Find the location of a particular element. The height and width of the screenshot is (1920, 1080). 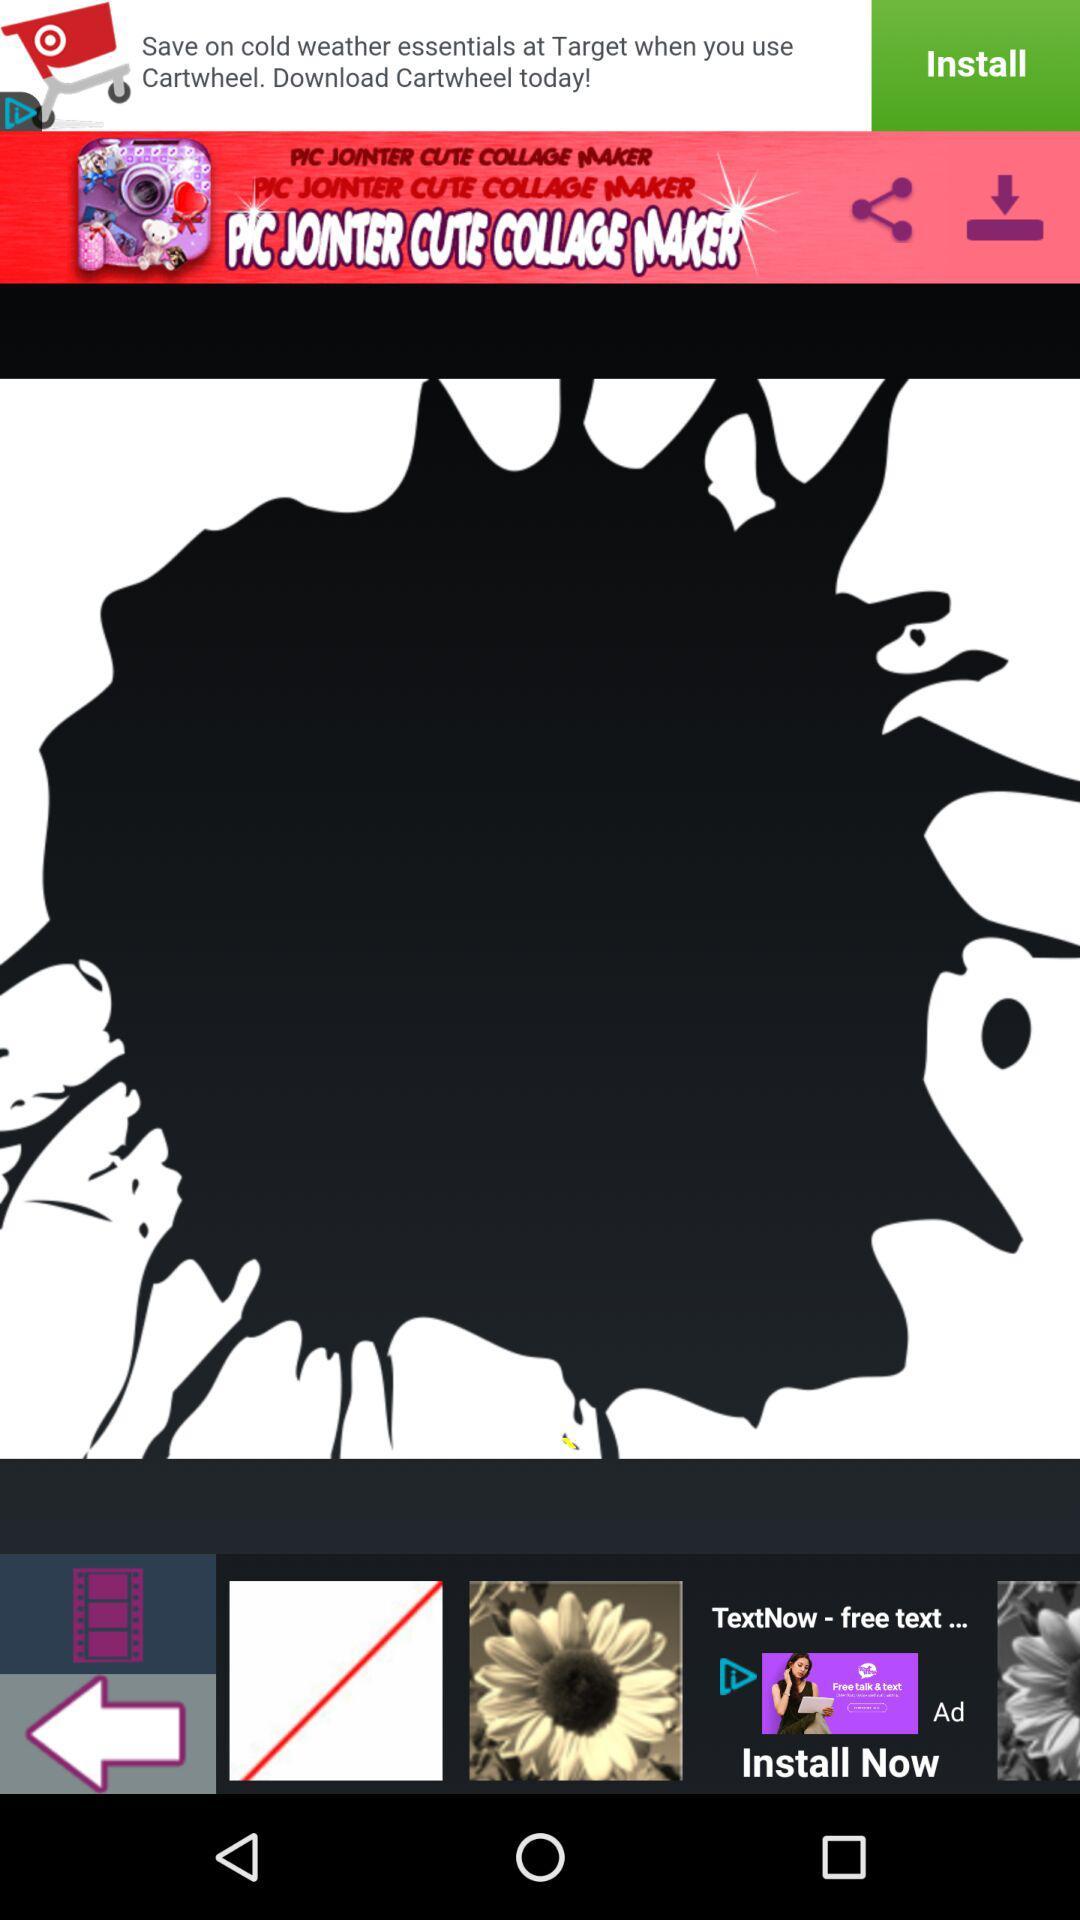

image is located at coordinates (575, 1674).